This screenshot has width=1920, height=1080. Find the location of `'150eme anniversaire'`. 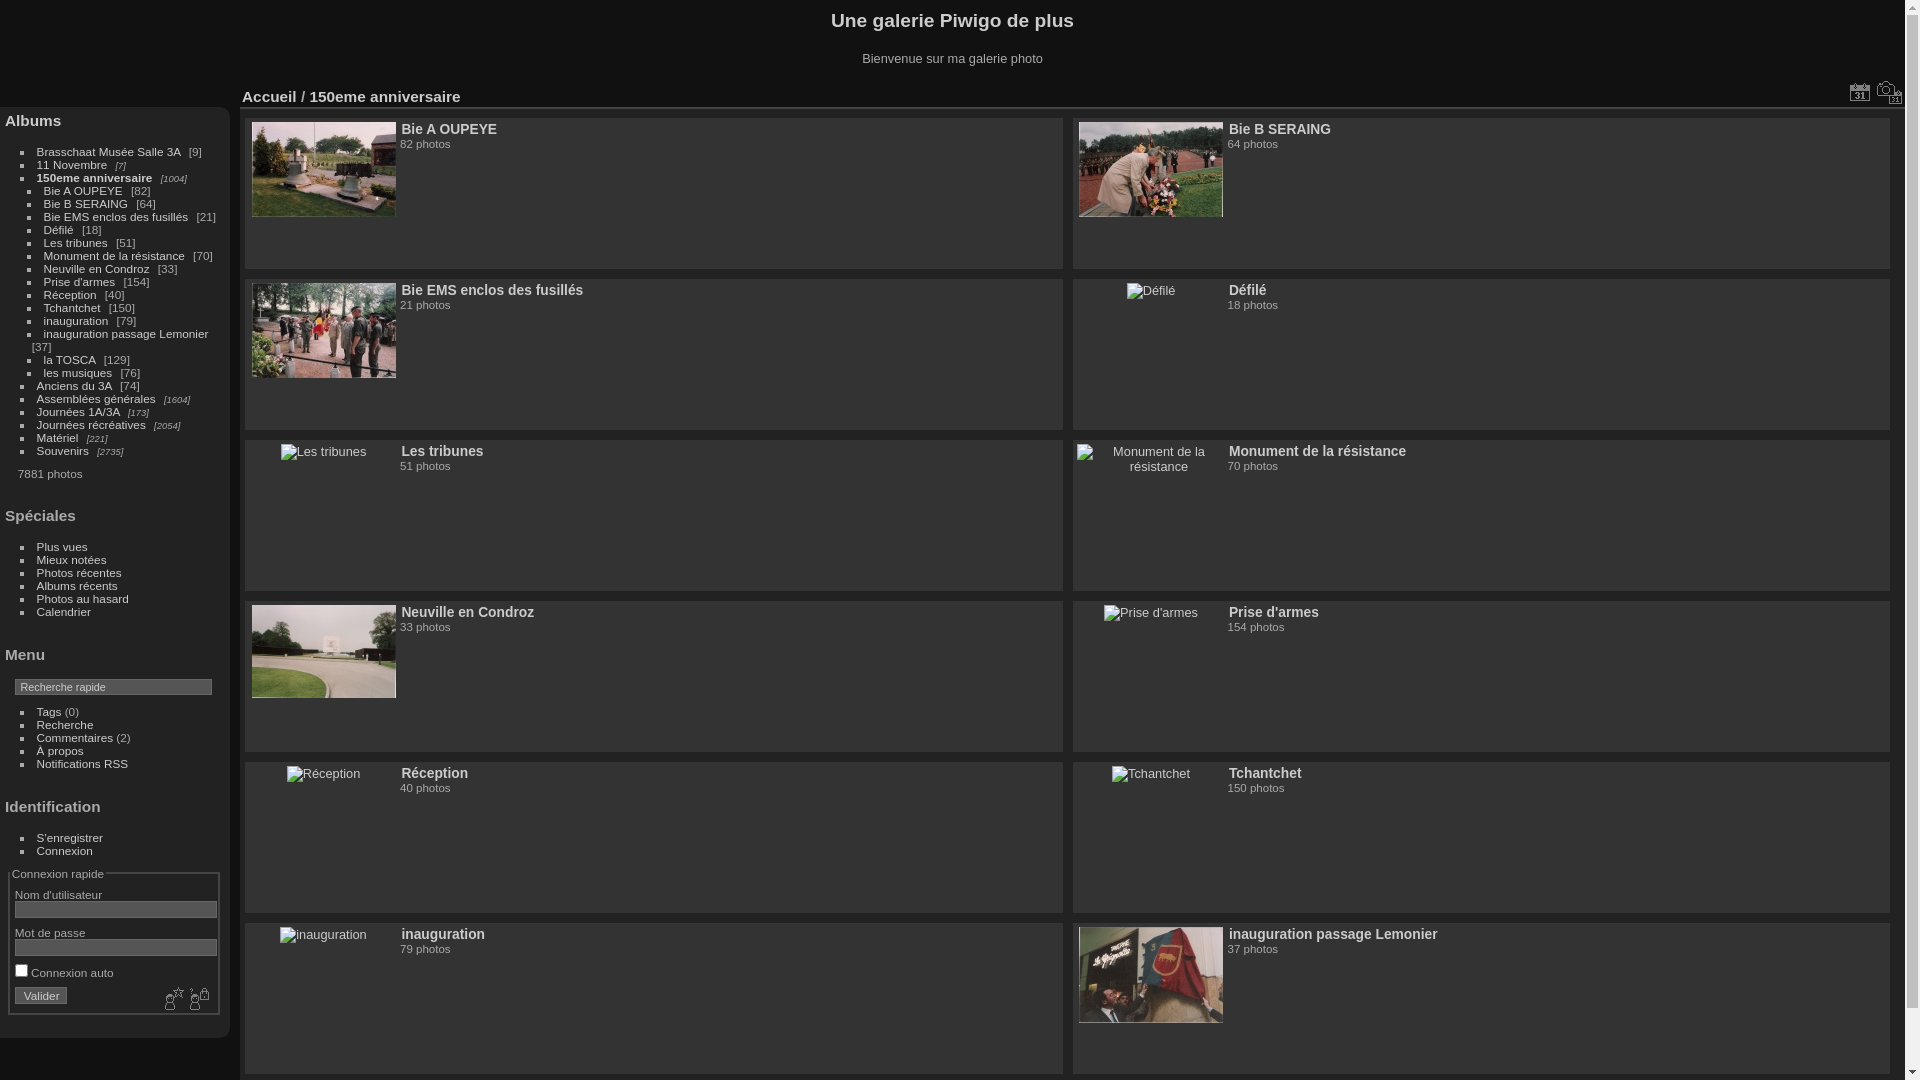

'150eme anniversaire' is located at coordinates (384, 96).